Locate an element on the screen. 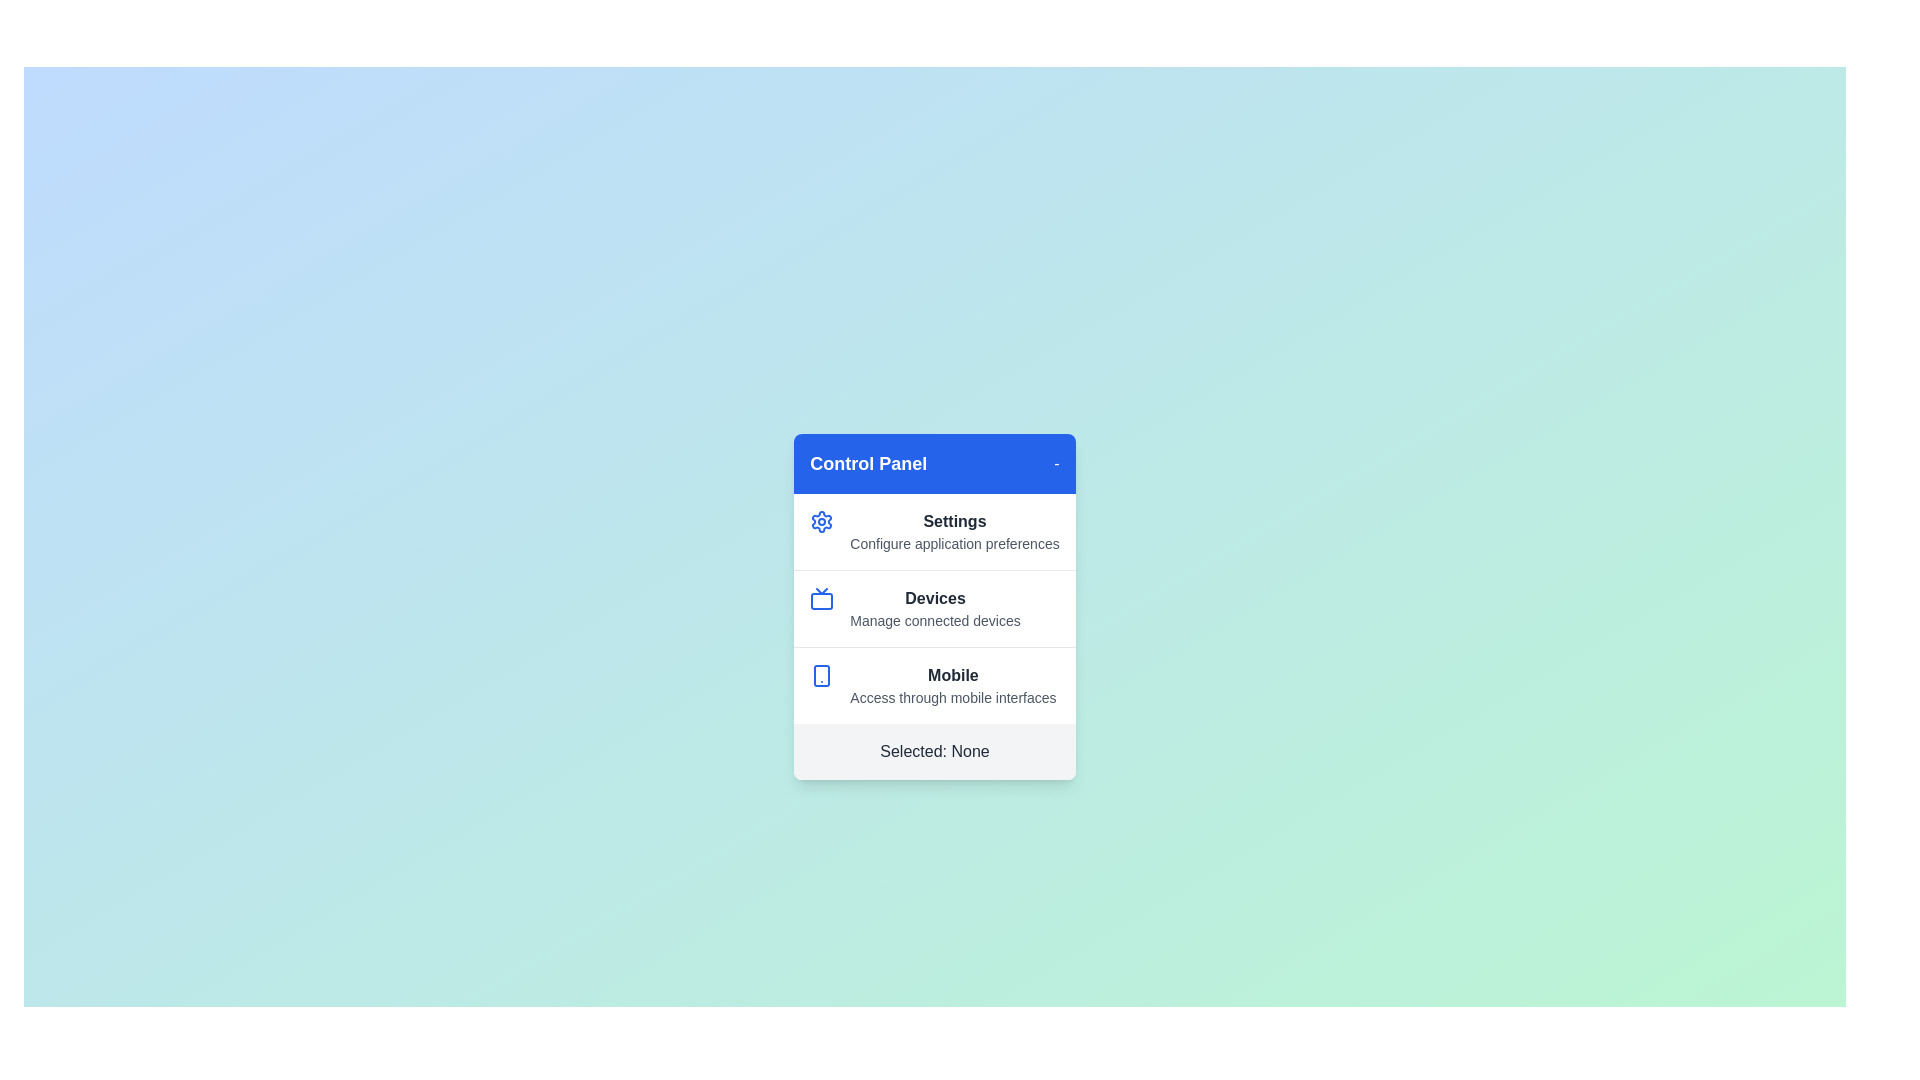 The image size is (1920, 1080). '-' button in the header to toggle the menu visibility is located at coordinates (1055, 463).